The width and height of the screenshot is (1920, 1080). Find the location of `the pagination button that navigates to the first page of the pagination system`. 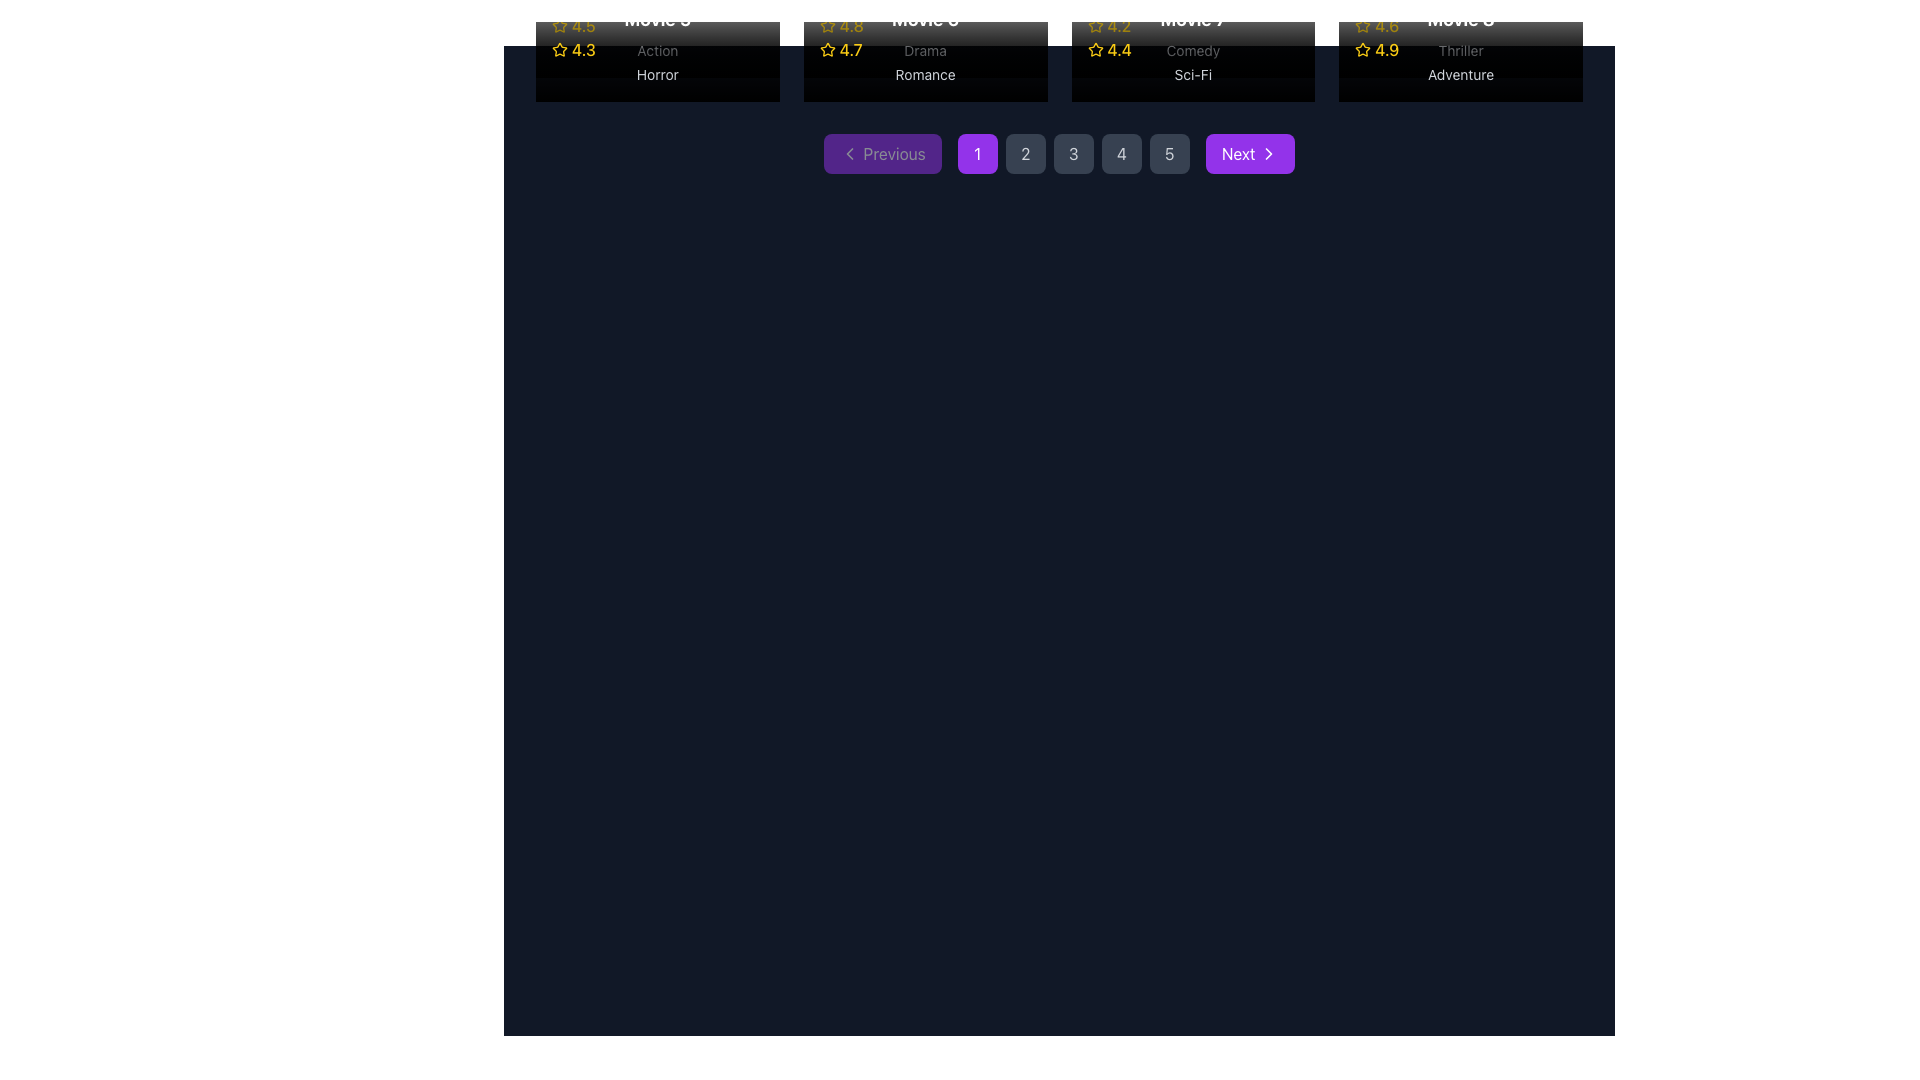

the pagination button that navigates to the first page of the pagination system is located at coordinates (977, 153).